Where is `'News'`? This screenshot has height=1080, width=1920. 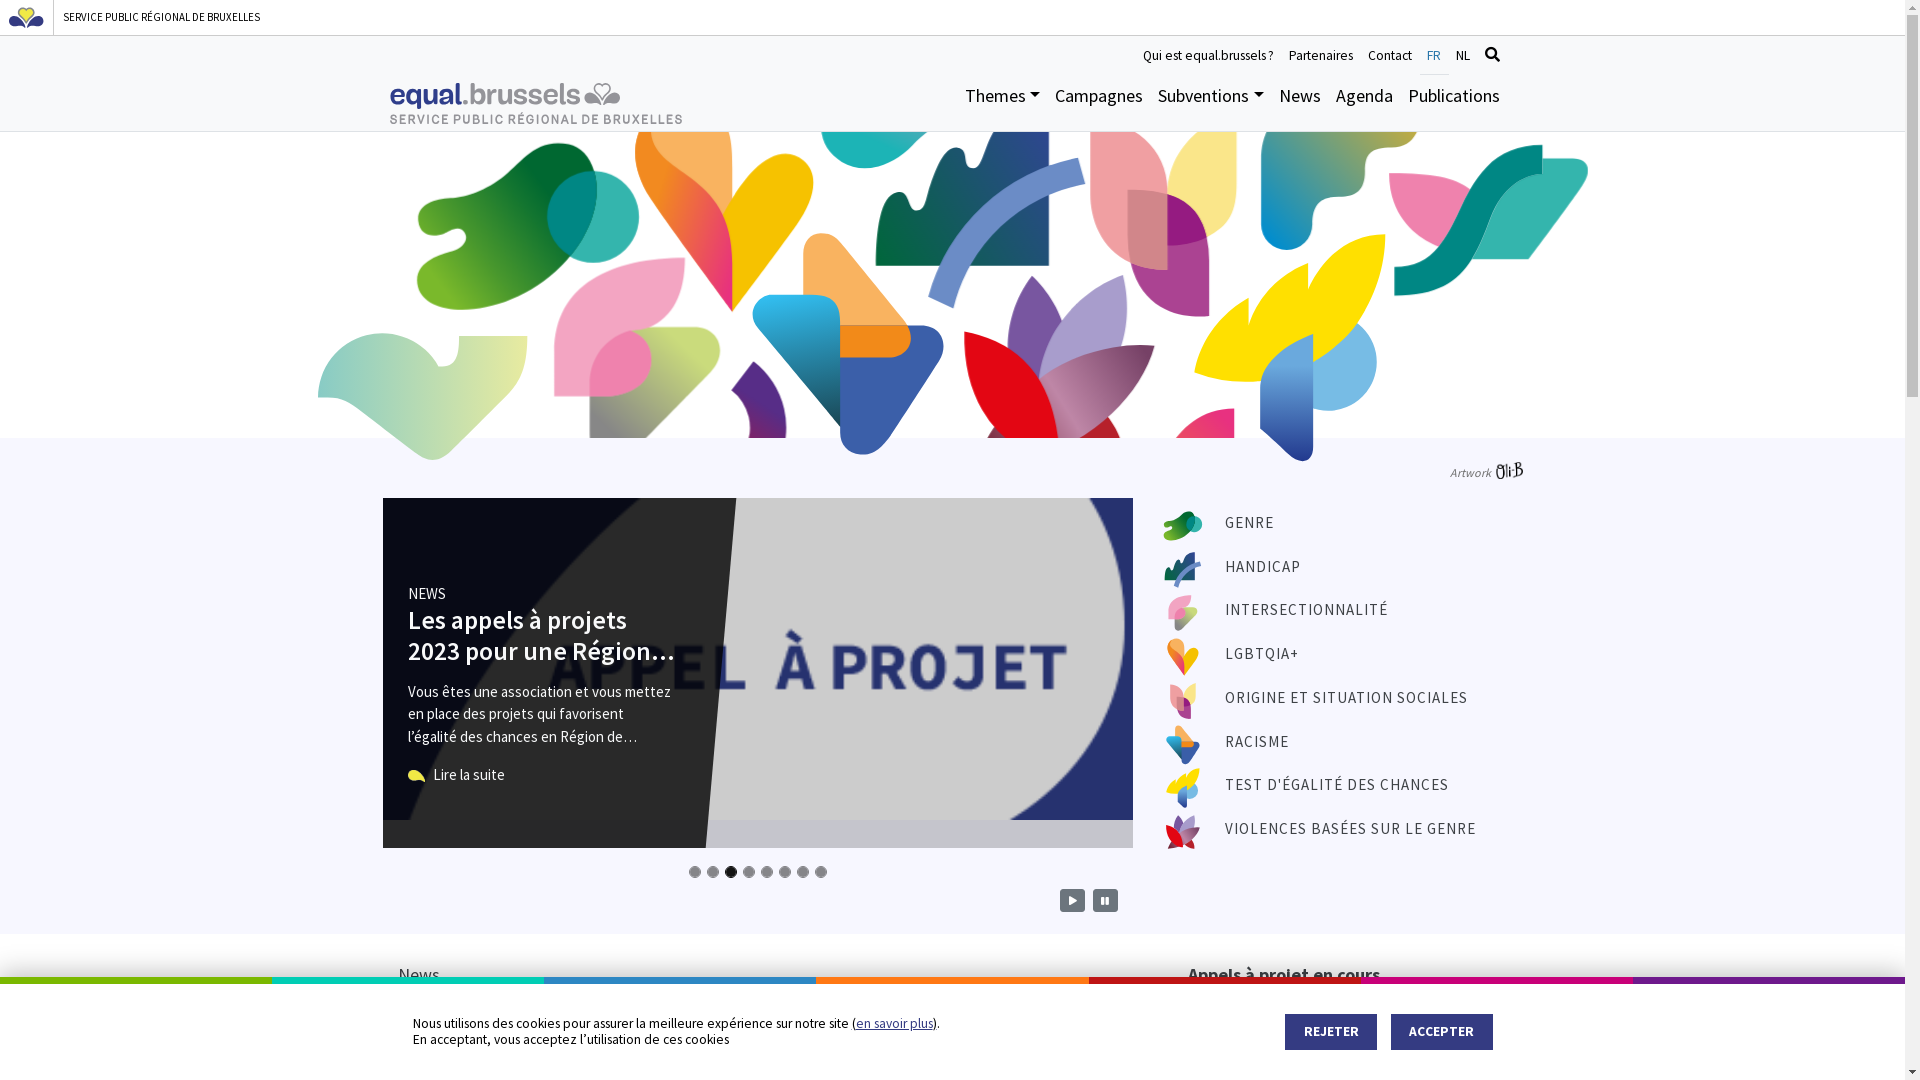 'News' is located at coordinates (1300, 102).